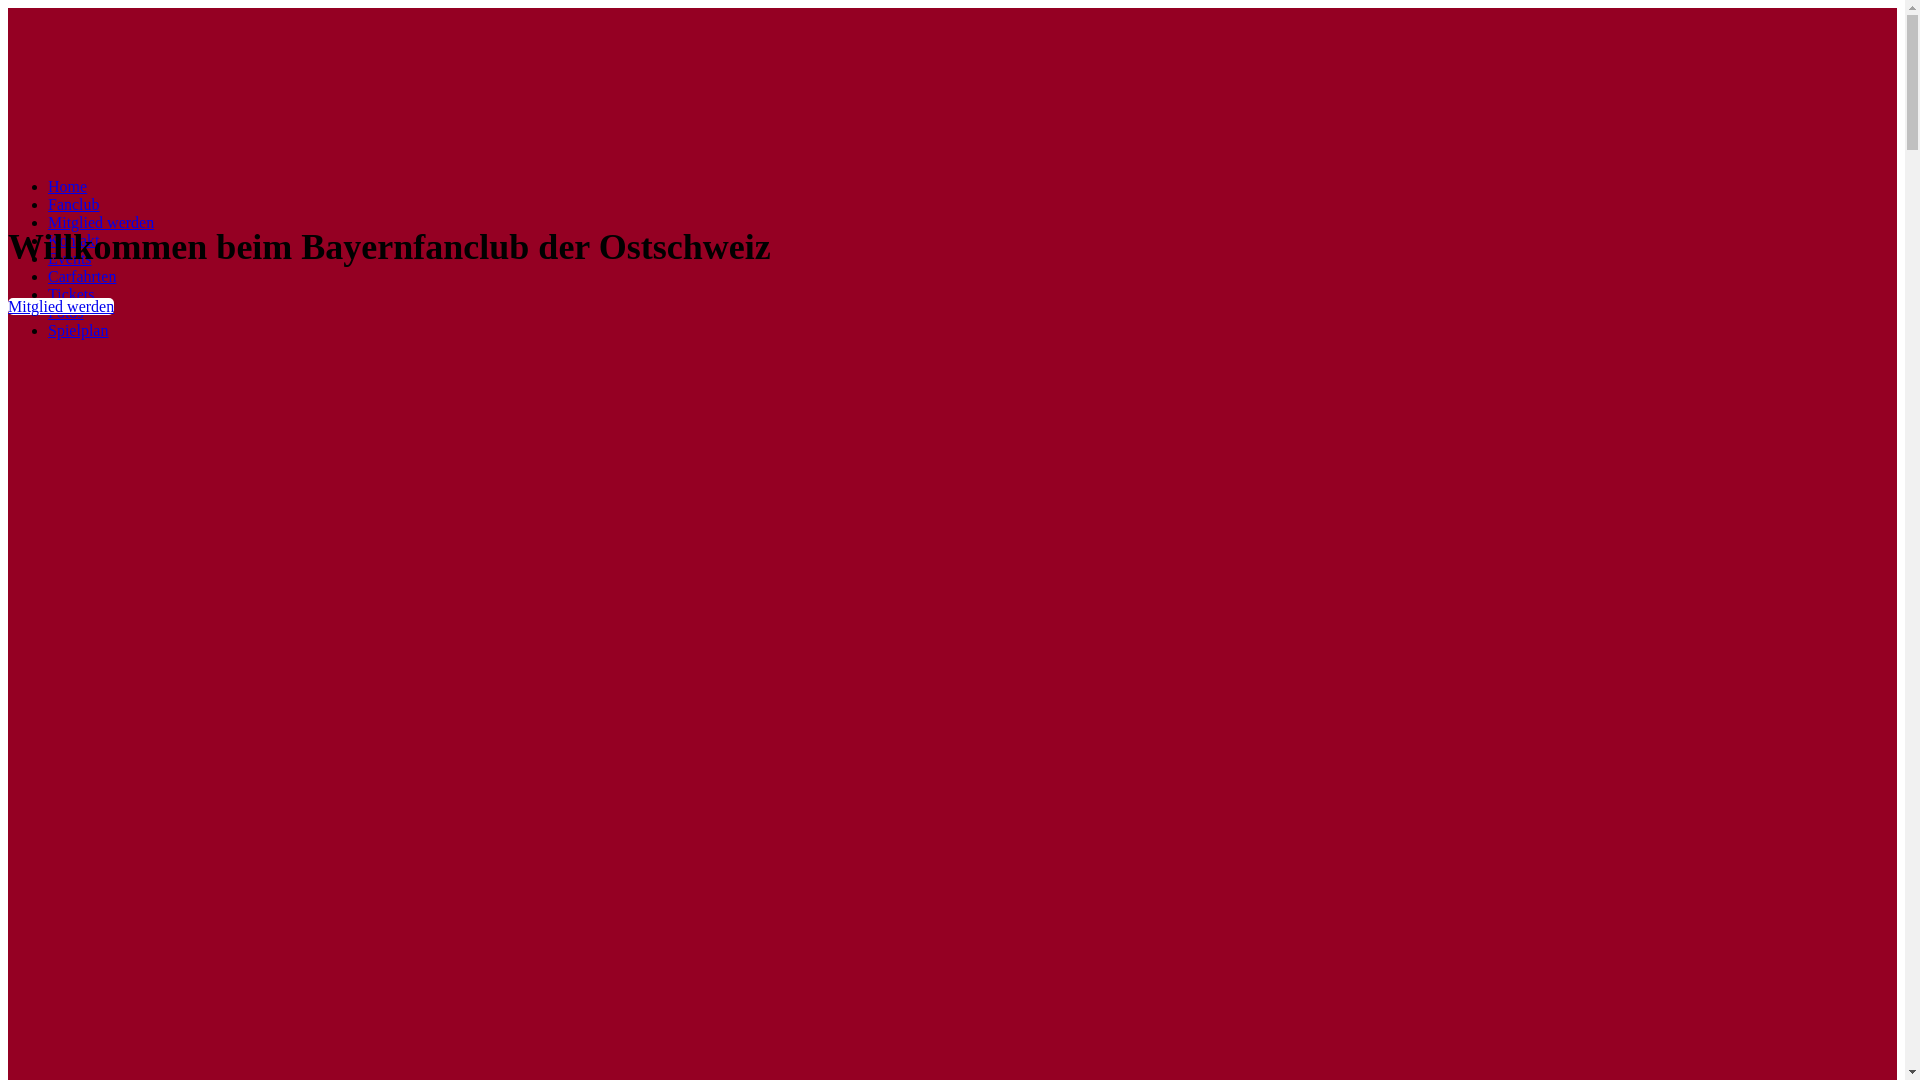 The height and width of the screenshot is (1080, 1920). I want to click on 'Fotos', so click(66, 312).